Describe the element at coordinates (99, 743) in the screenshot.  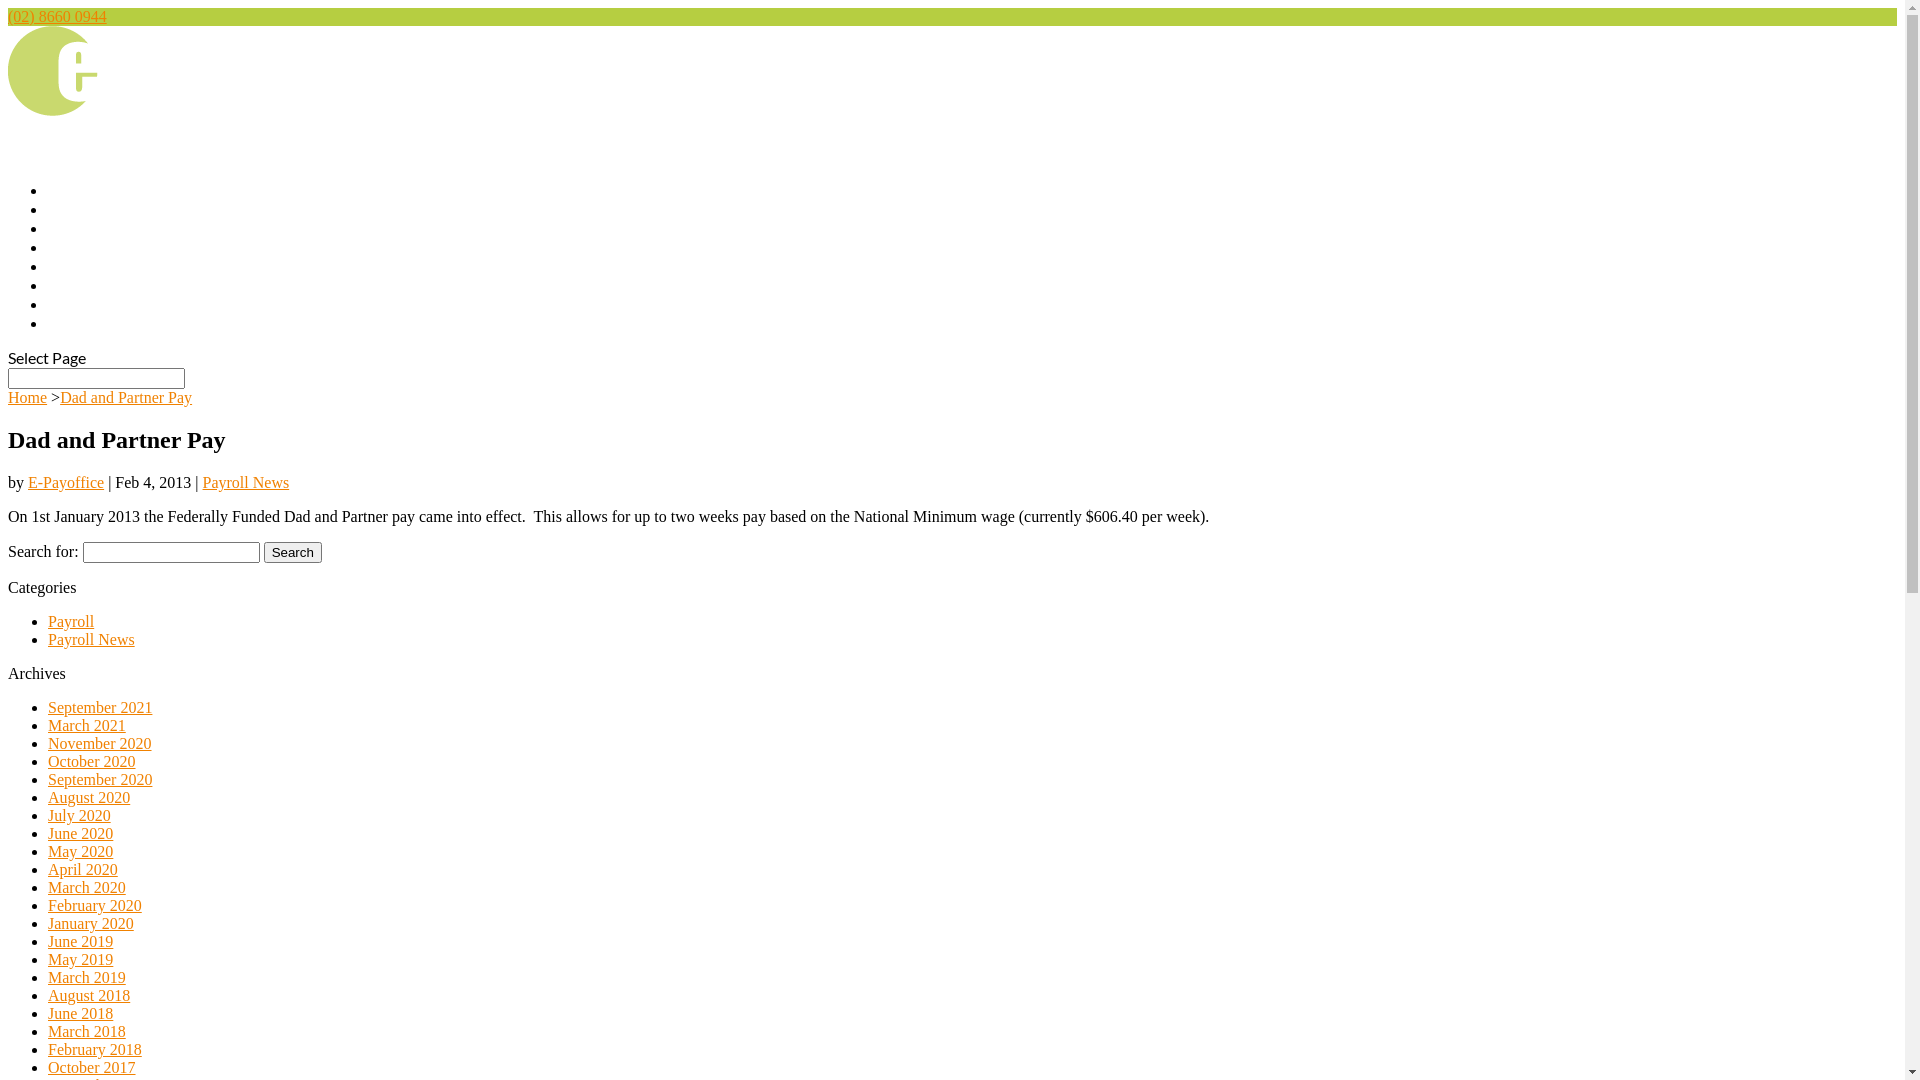
I see `'November 2020'` at that location.